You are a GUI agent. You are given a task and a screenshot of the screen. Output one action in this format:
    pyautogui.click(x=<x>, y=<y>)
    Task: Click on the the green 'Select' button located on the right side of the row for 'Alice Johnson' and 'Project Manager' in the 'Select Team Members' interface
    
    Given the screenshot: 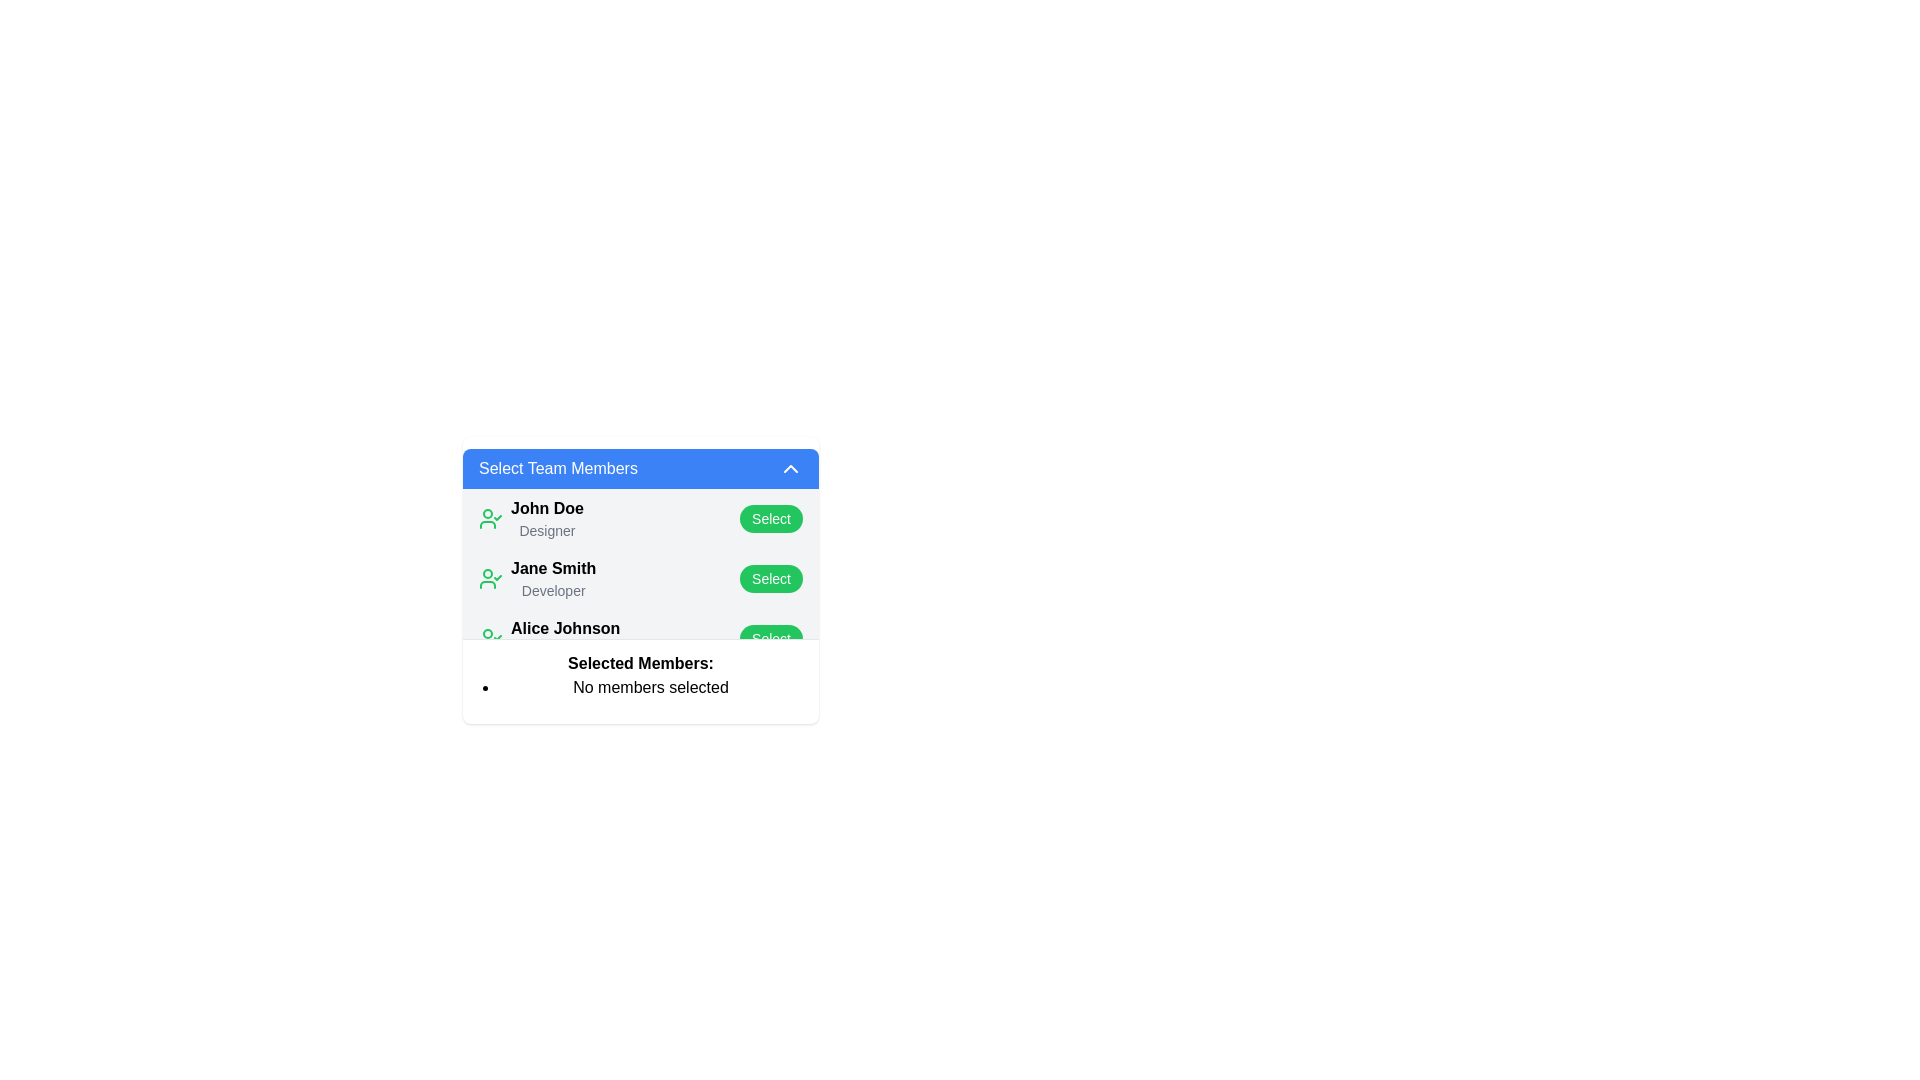 What is the action you would take?
    pyautogui.click(x=770, y=639)
    